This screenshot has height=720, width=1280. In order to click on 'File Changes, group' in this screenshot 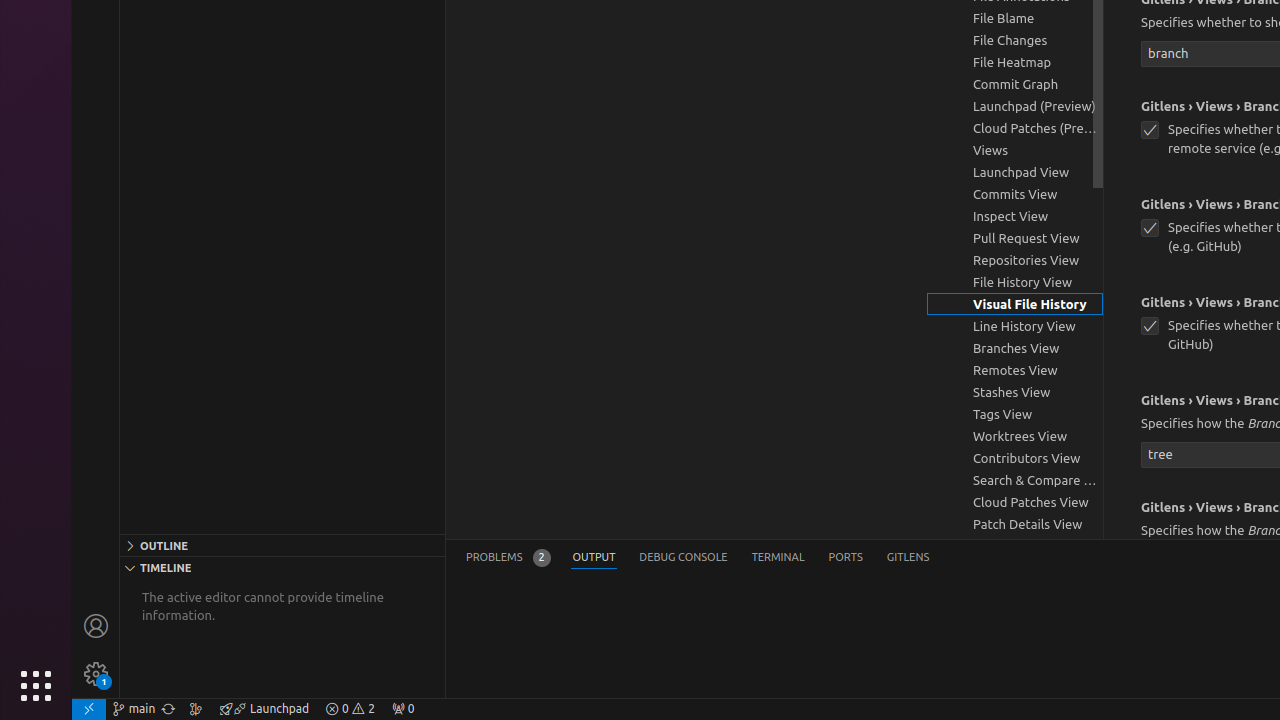, I will do `click(1015, 40)`.